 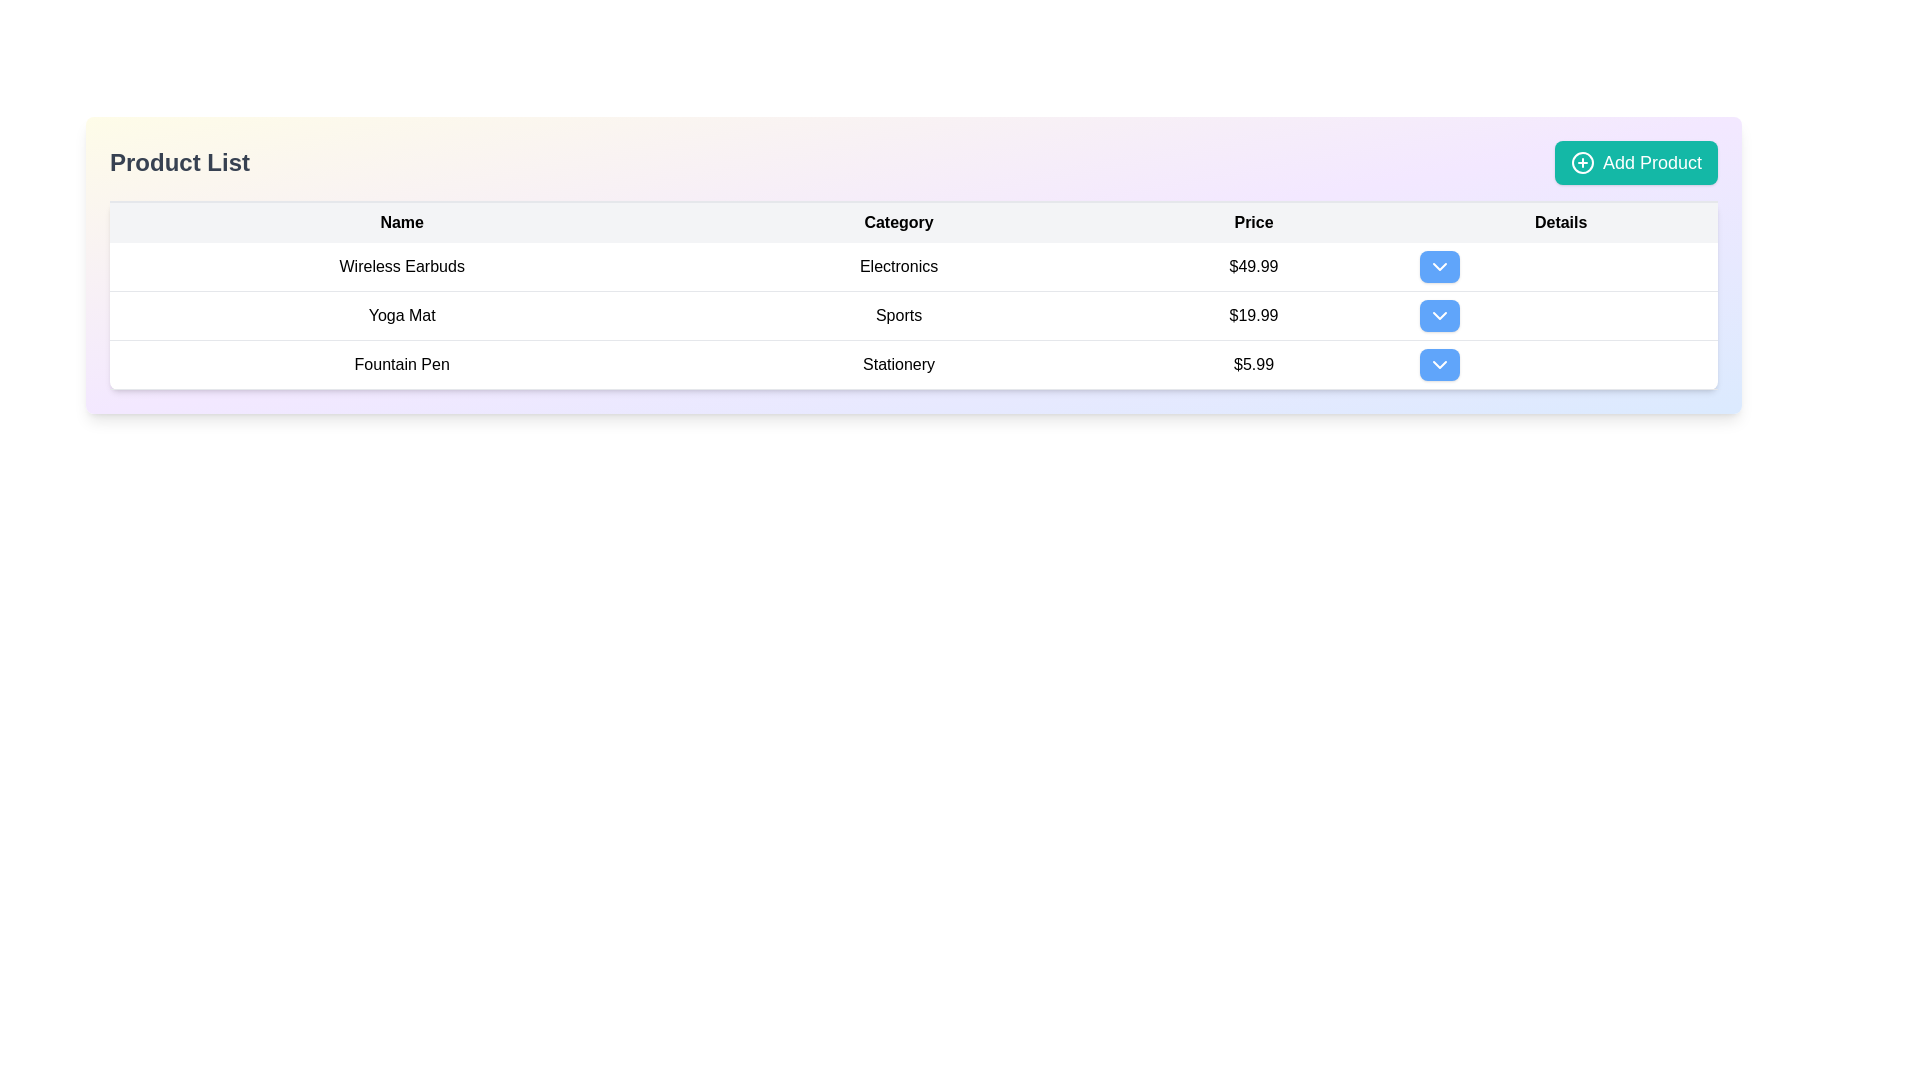 What do you see at coordinates (1440, 315) in the screenshot?
I see `the second button in the 'Details' column of the second row of the table` at bounding box center [1440, 315].